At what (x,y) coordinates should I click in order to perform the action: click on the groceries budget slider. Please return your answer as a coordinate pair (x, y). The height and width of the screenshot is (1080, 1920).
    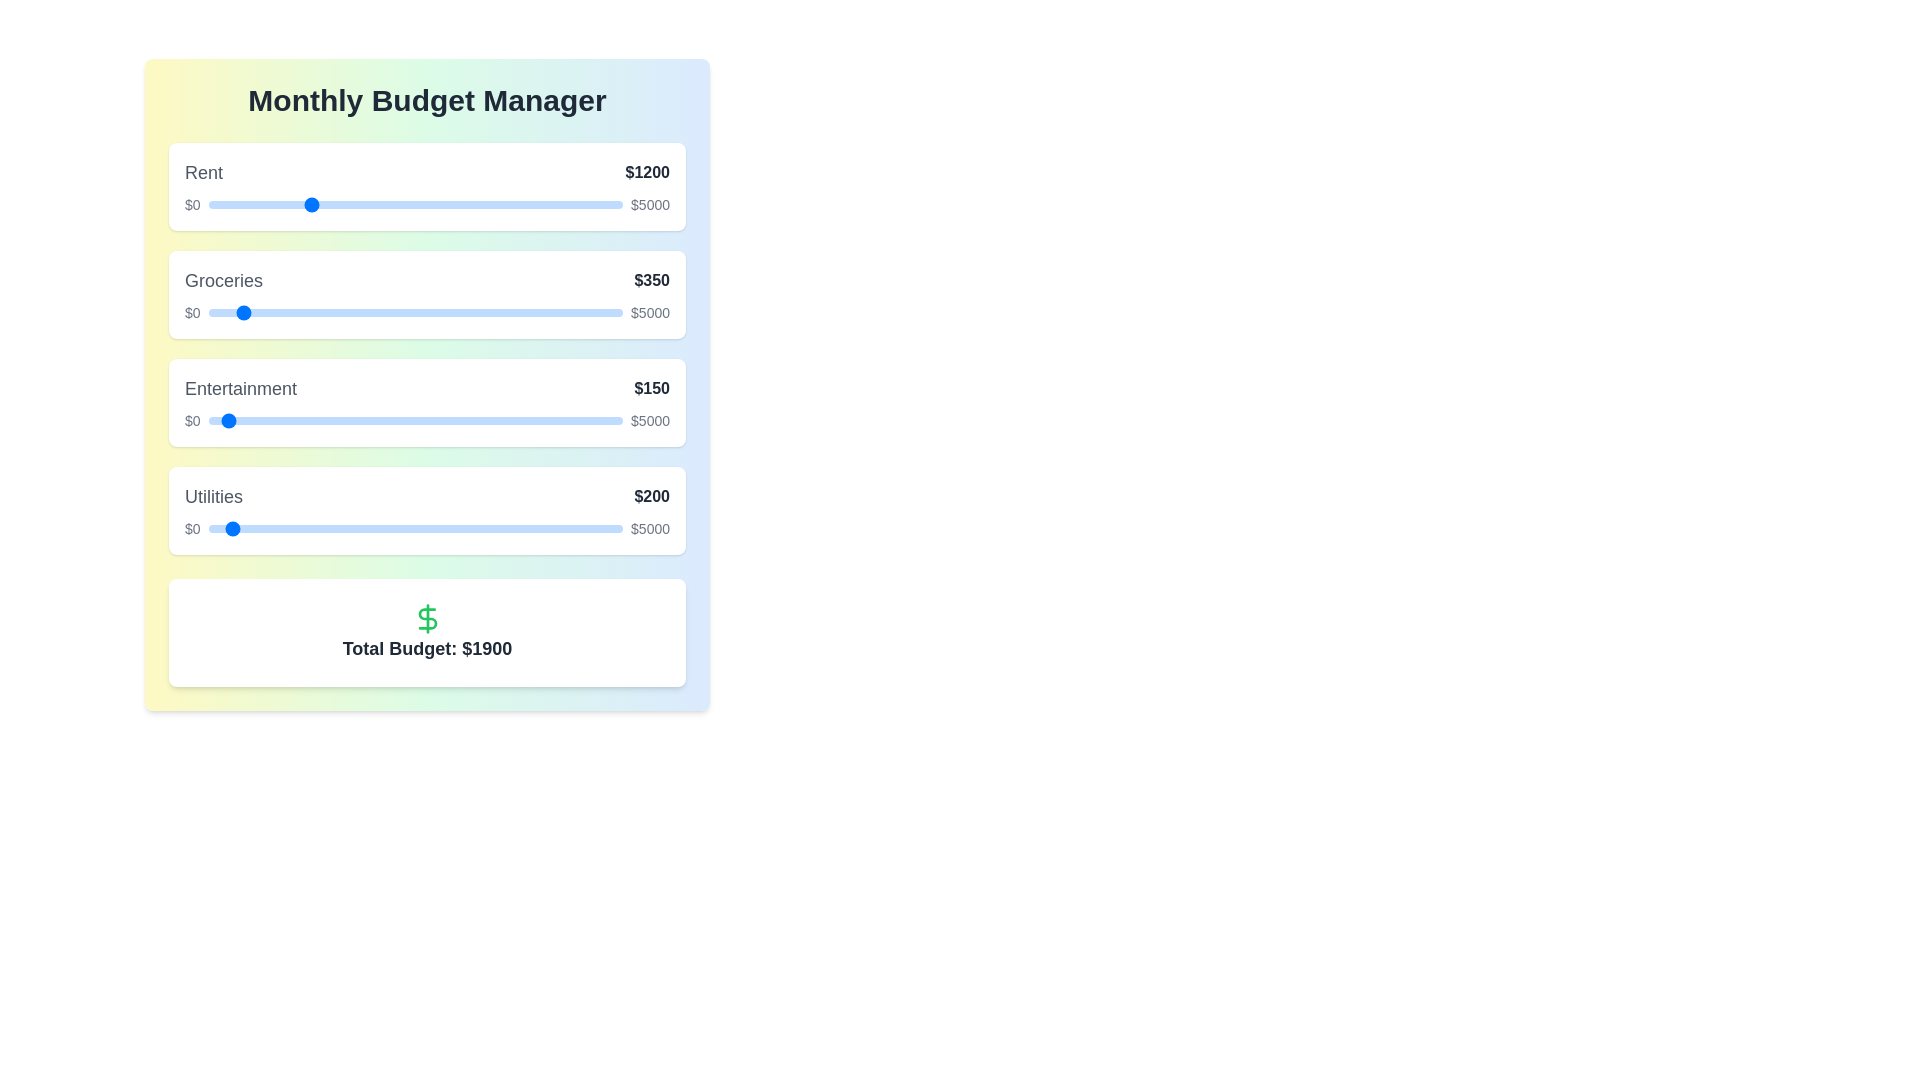
    Looking at the image, I should click on (471, 312).